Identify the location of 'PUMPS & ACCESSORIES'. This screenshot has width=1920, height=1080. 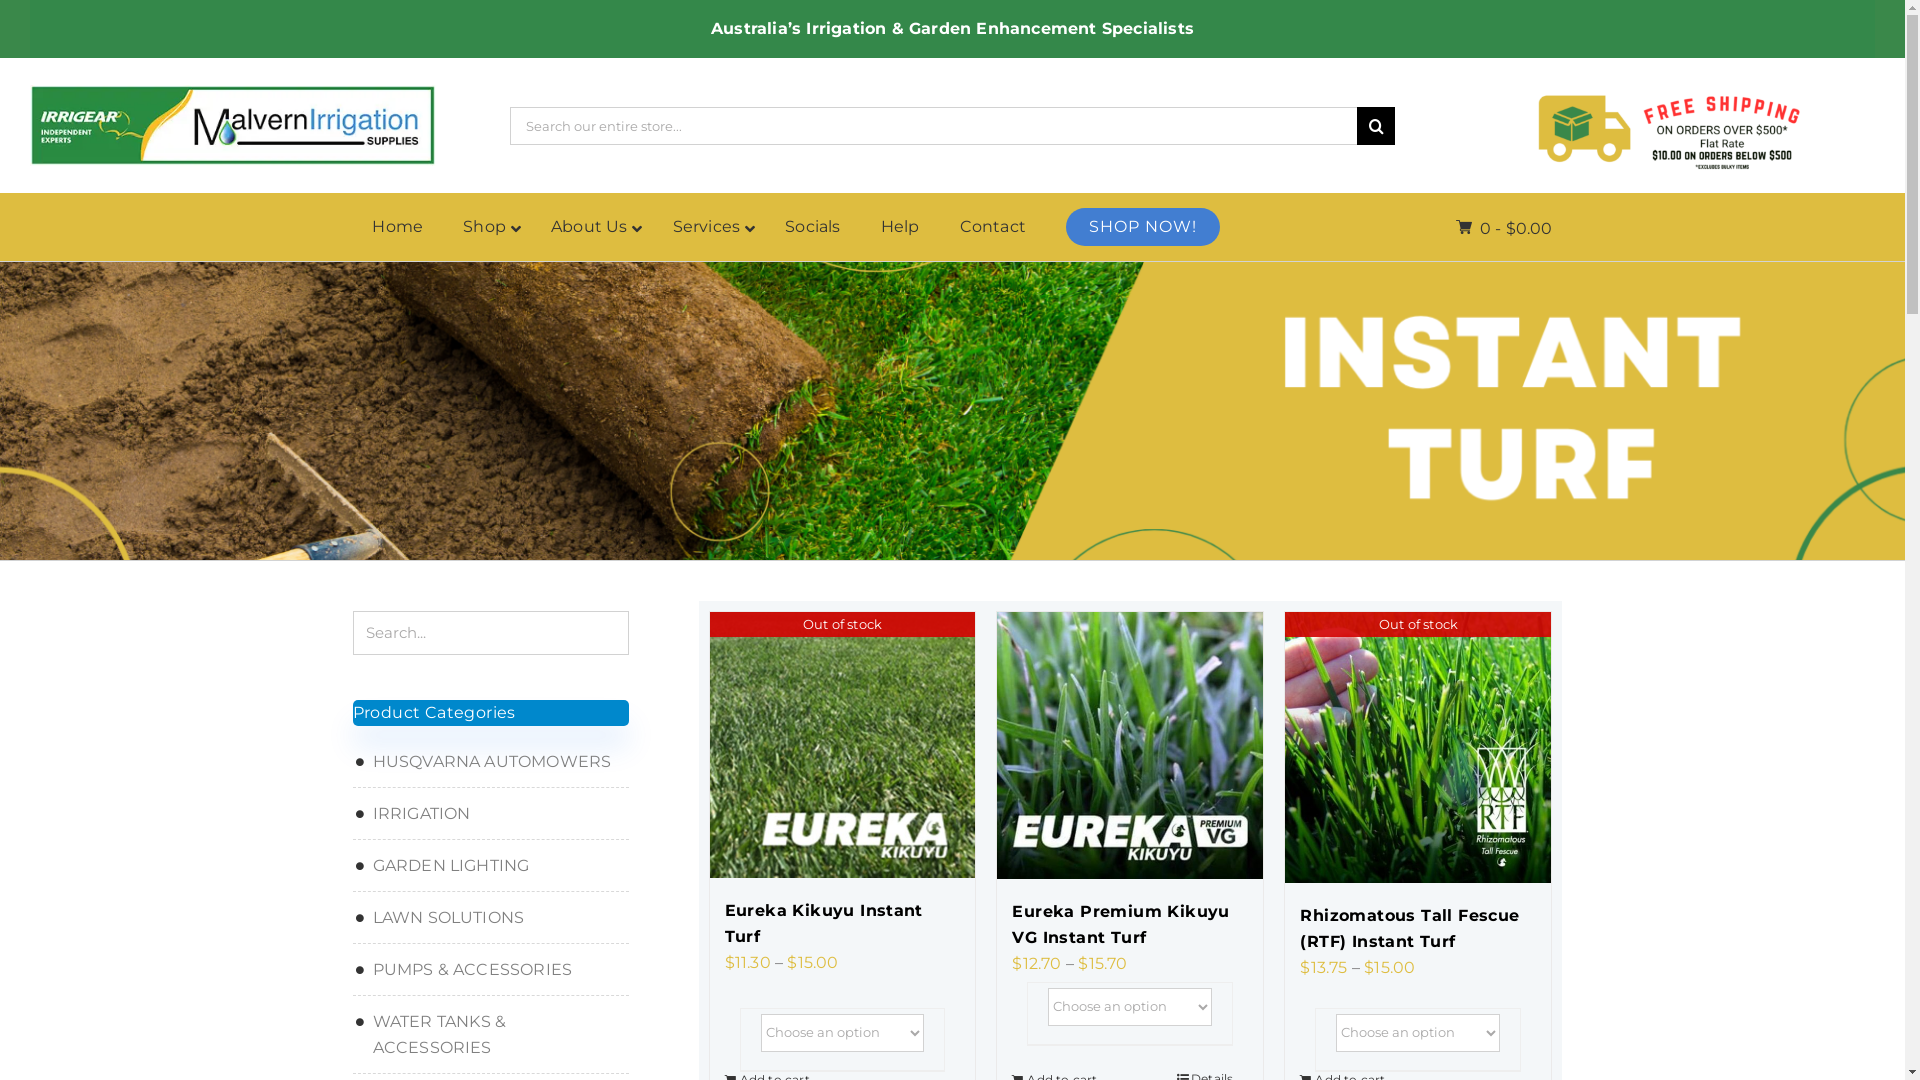
(489, 968).